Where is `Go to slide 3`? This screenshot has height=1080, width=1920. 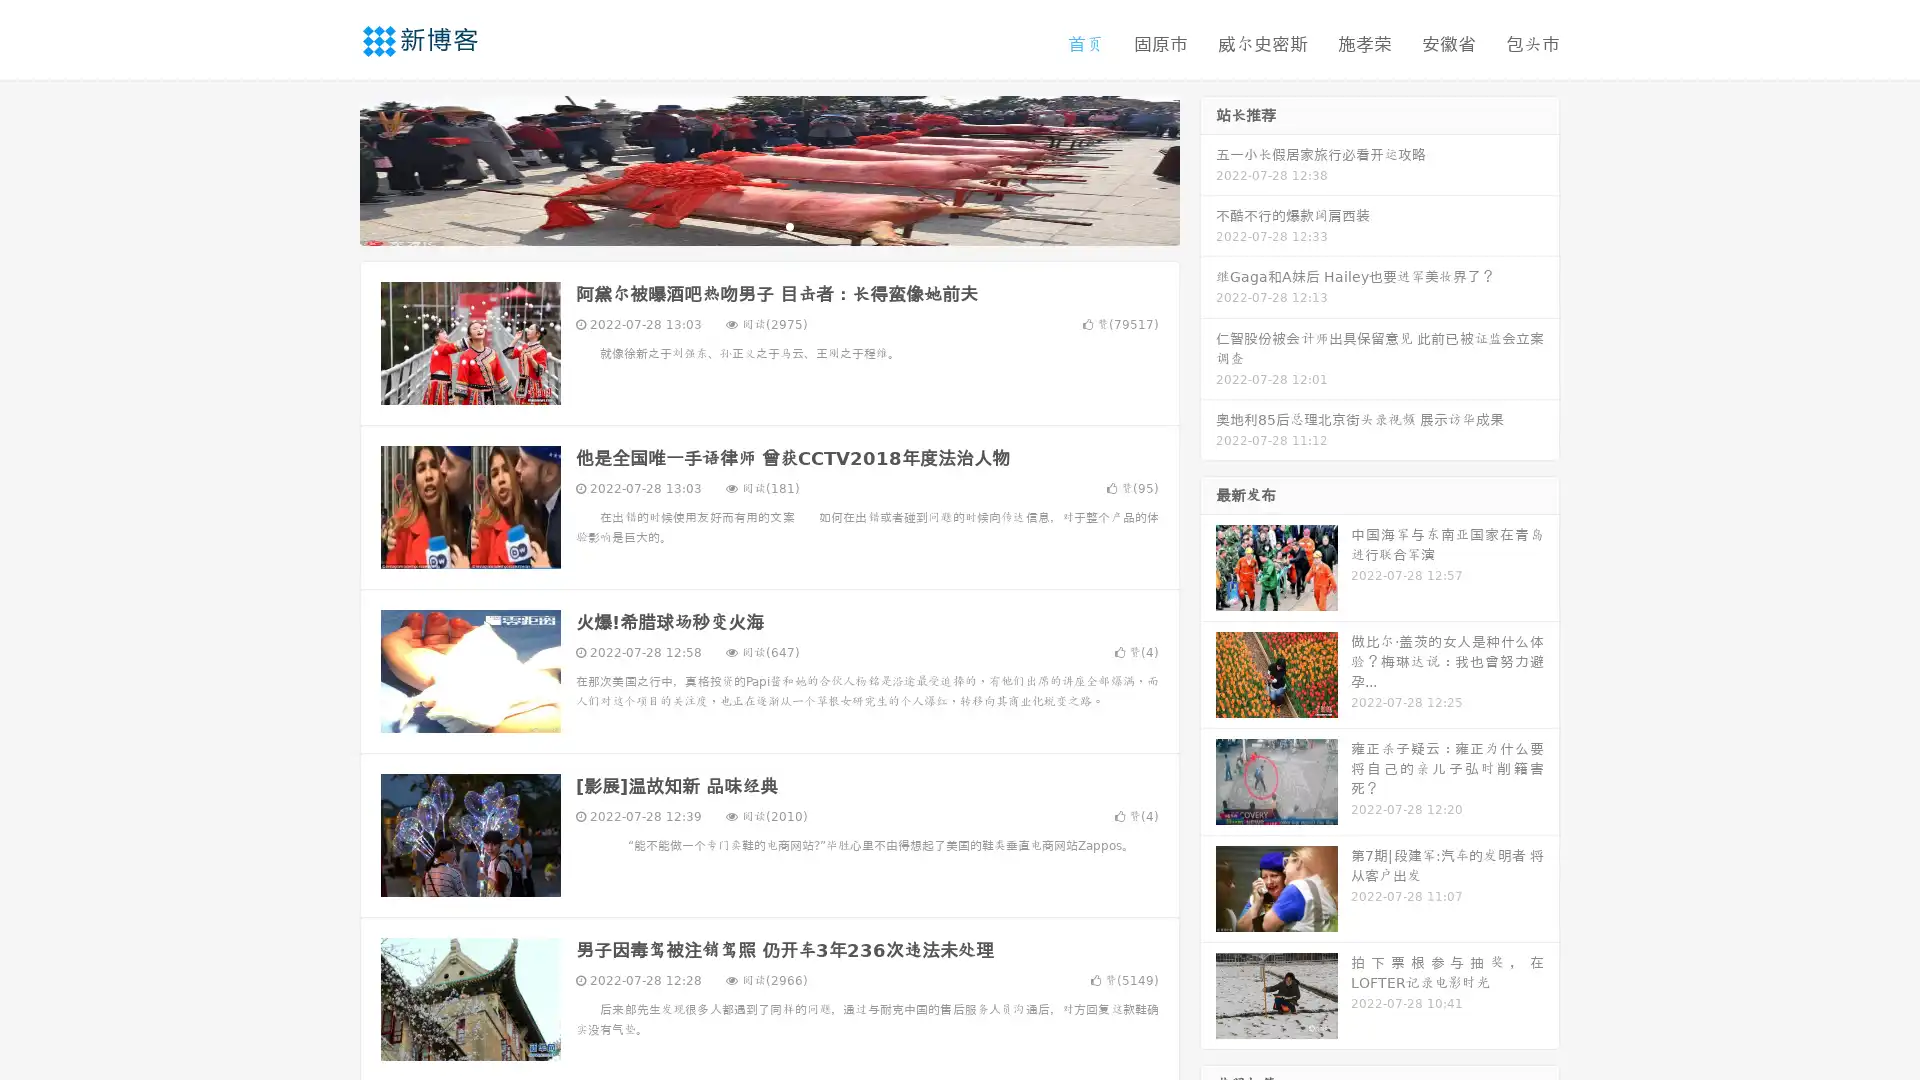 Go to slide 3 is located at coordinates (789, 225).